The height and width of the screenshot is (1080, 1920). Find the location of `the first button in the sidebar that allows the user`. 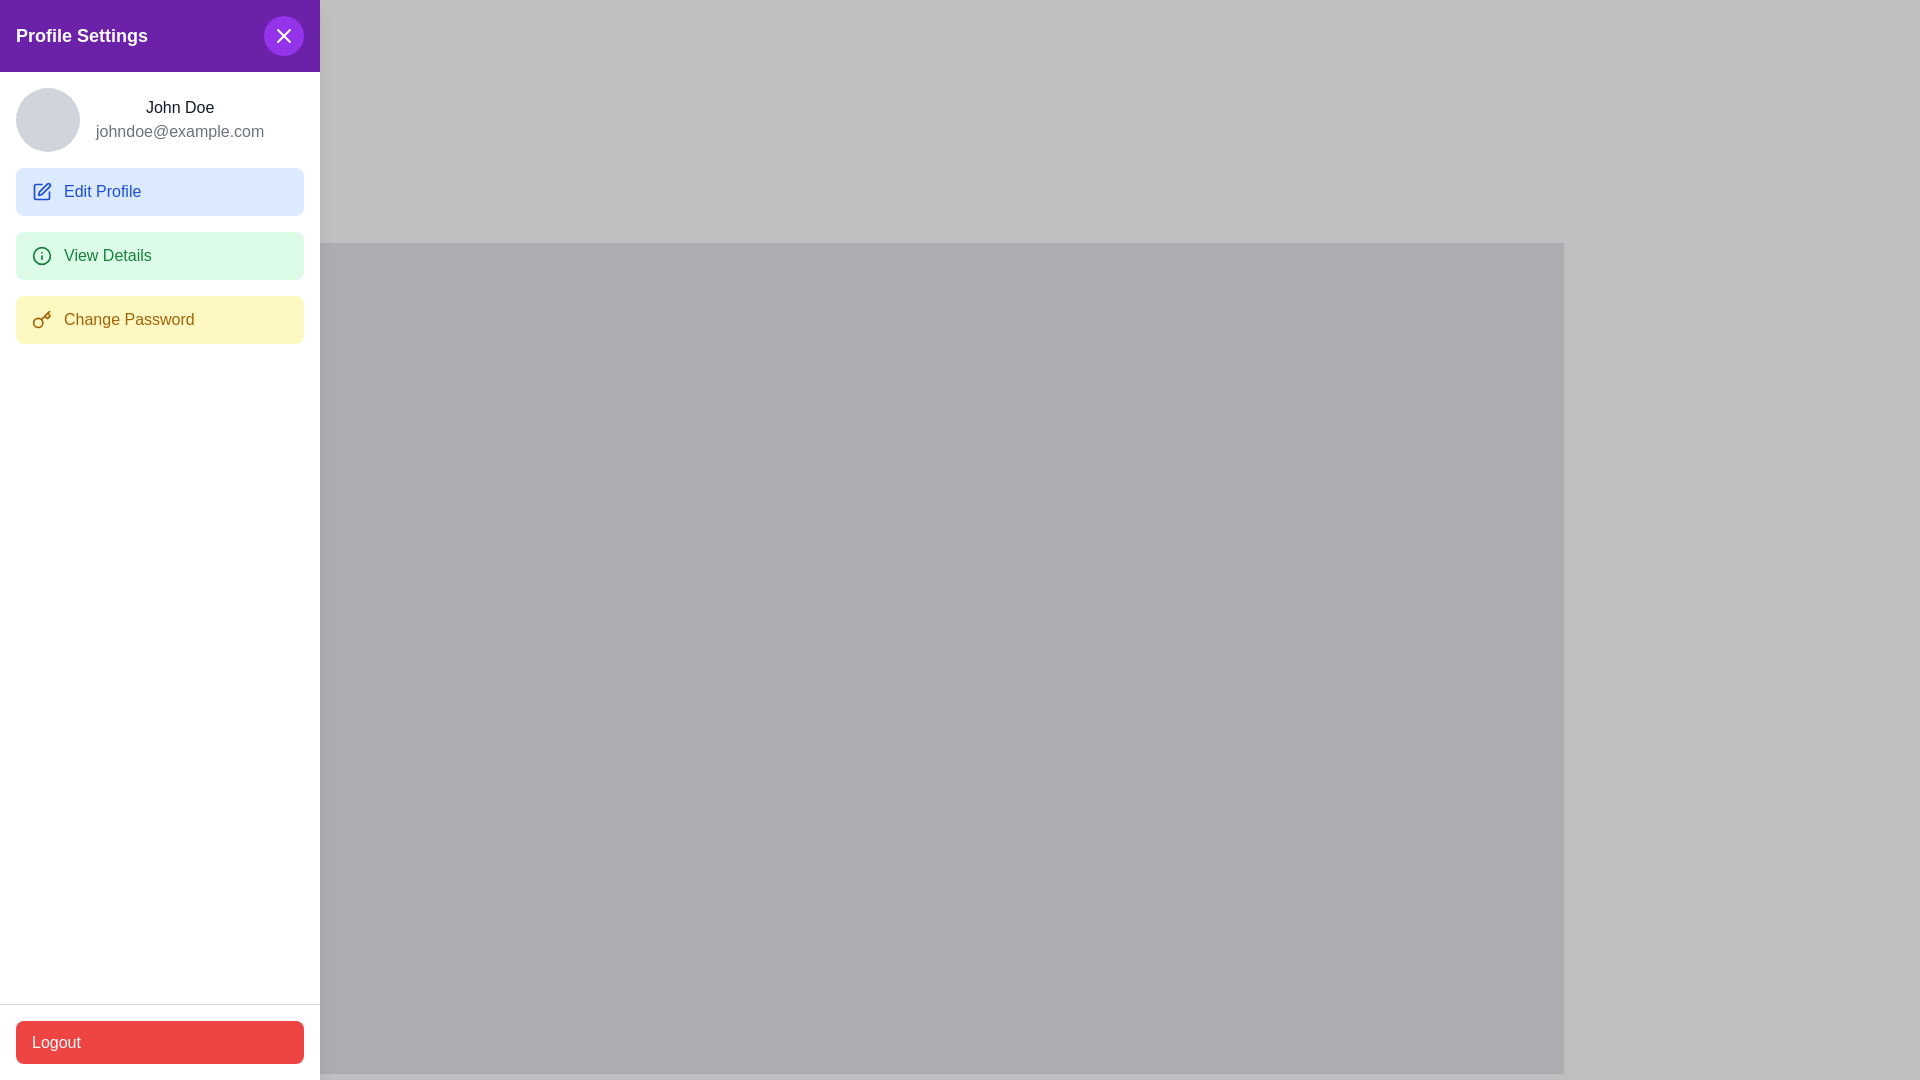

the first button in the sidebar that allows the user is located at coordinates (158, 192).